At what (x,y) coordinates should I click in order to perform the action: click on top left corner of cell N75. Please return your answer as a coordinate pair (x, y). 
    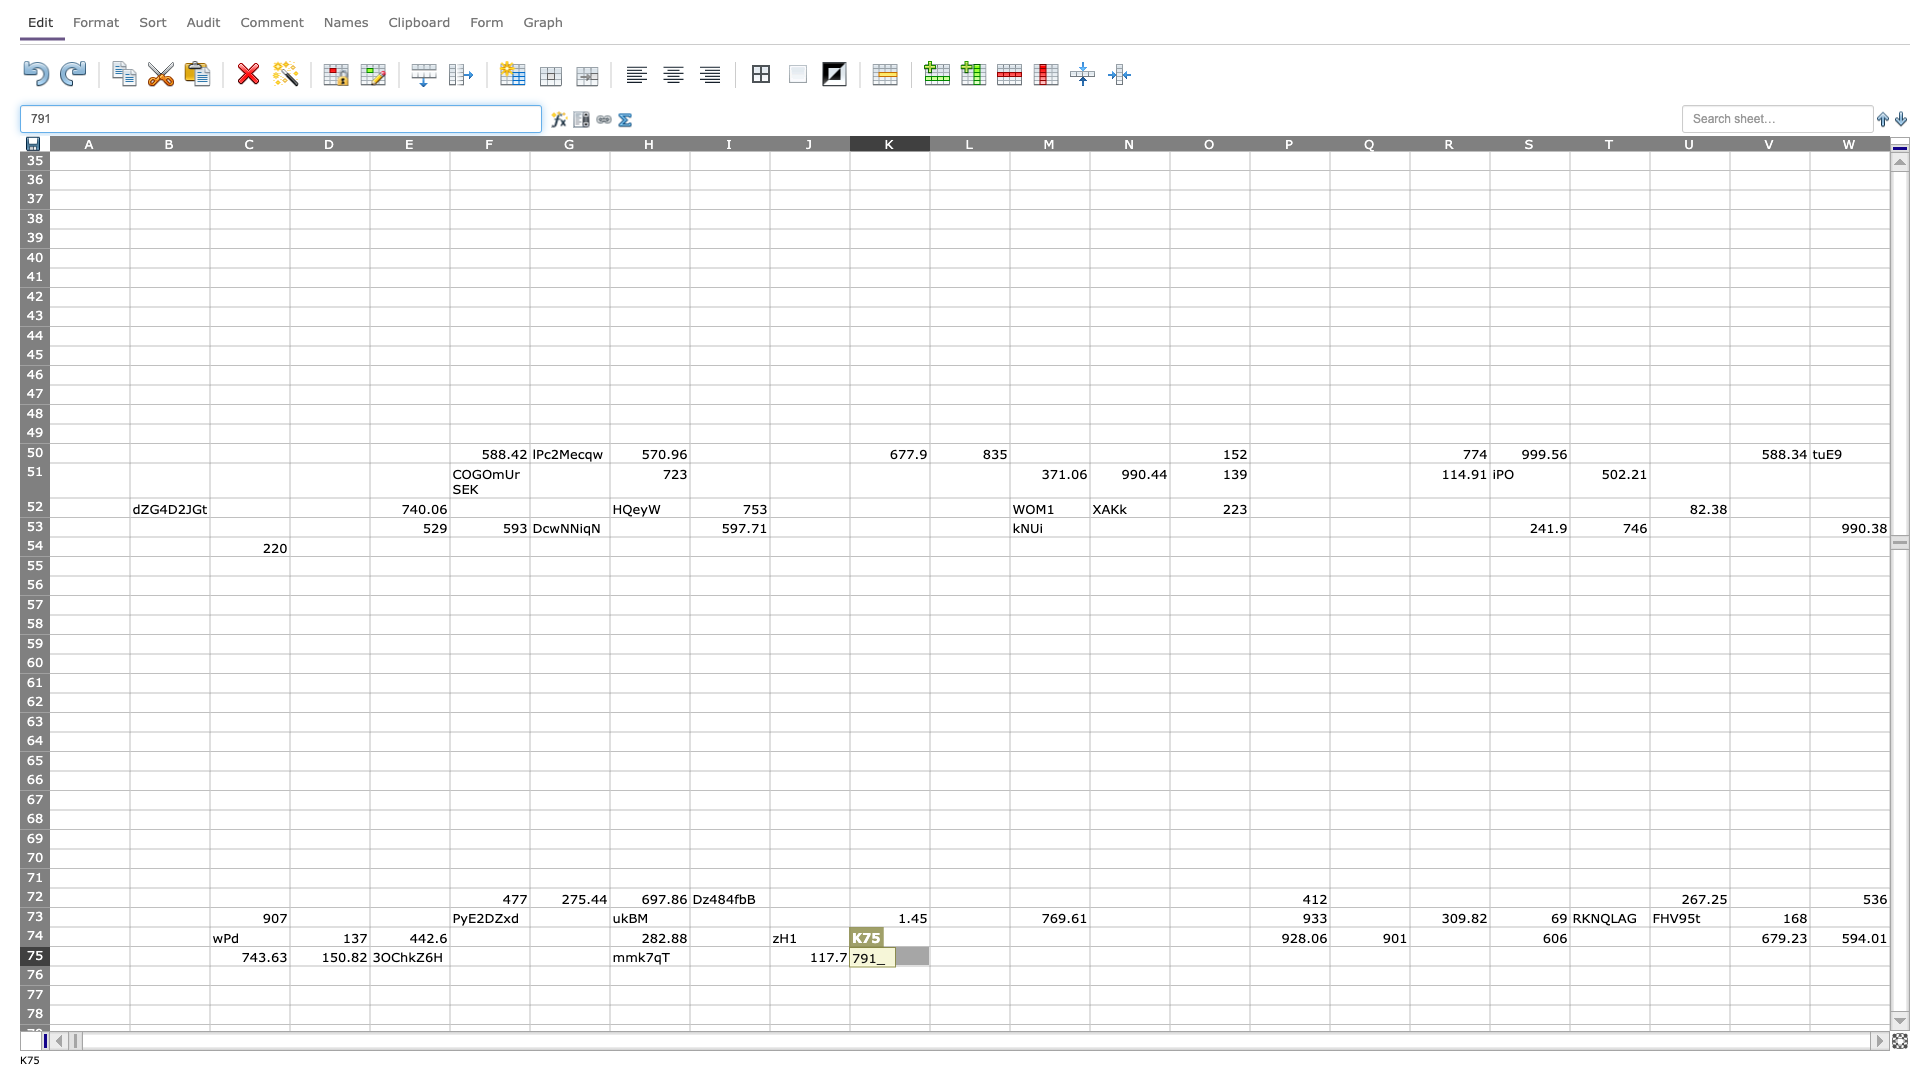
    Looking at the image, I should click on (1088, 945).